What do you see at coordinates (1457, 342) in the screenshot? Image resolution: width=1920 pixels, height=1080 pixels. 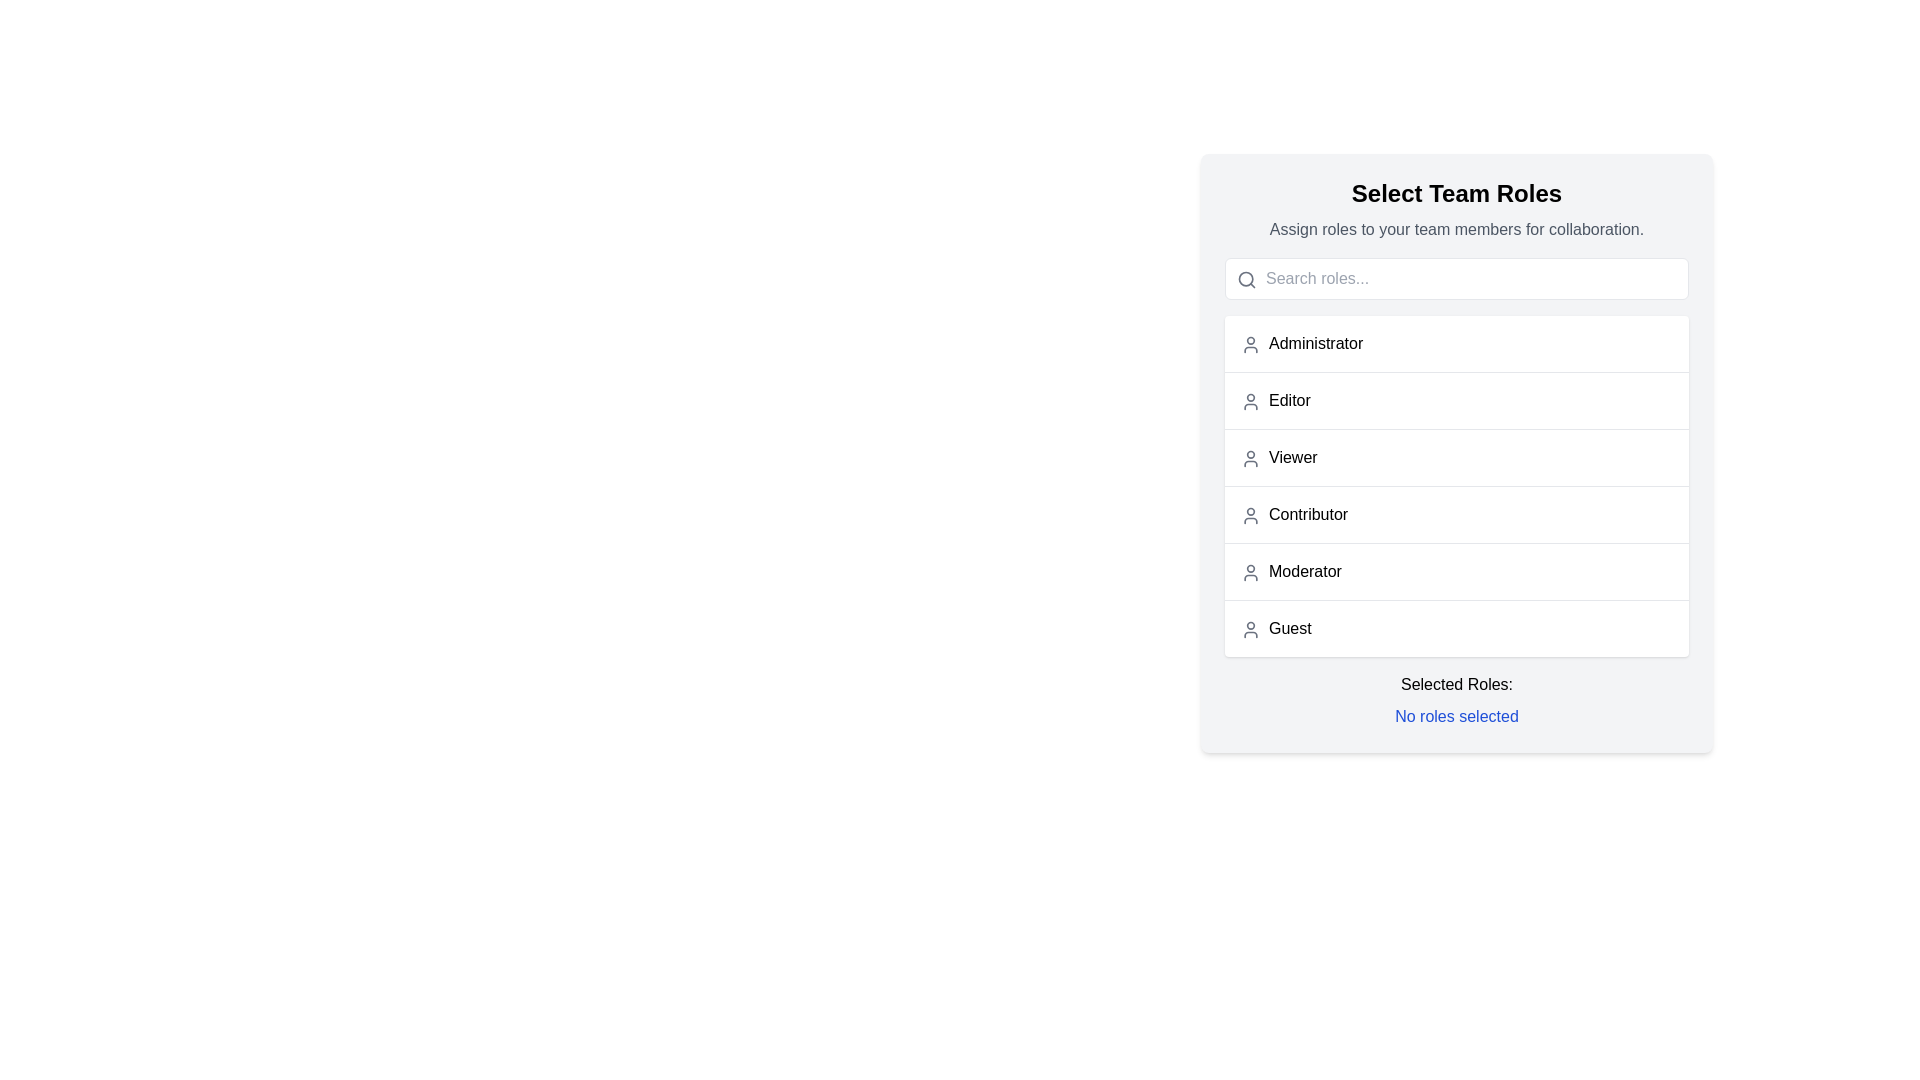 I see `the 'Administrator' list item, which is the first option in a list of user roles` at bounding box center [1457, 342].